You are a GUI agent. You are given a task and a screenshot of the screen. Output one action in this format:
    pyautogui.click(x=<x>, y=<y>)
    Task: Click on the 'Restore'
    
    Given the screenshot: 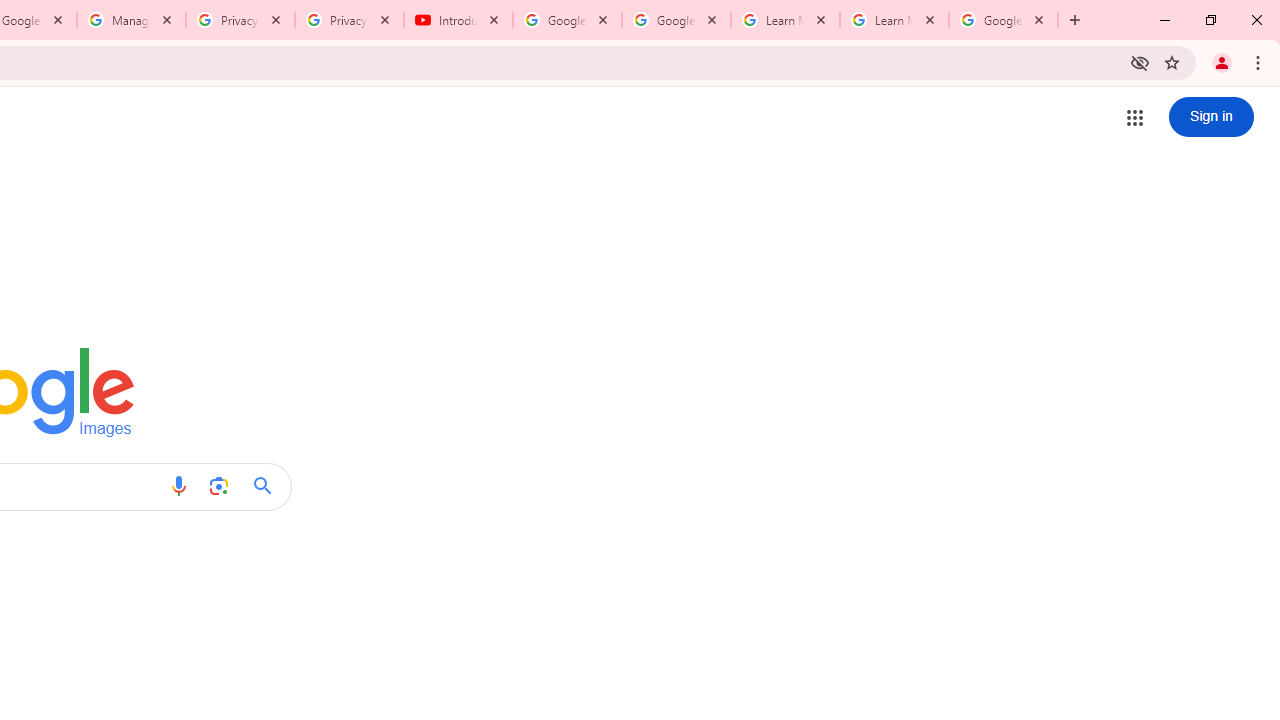 What is the action you would take?
    pyautogui.click(x=1209, y=20)
    